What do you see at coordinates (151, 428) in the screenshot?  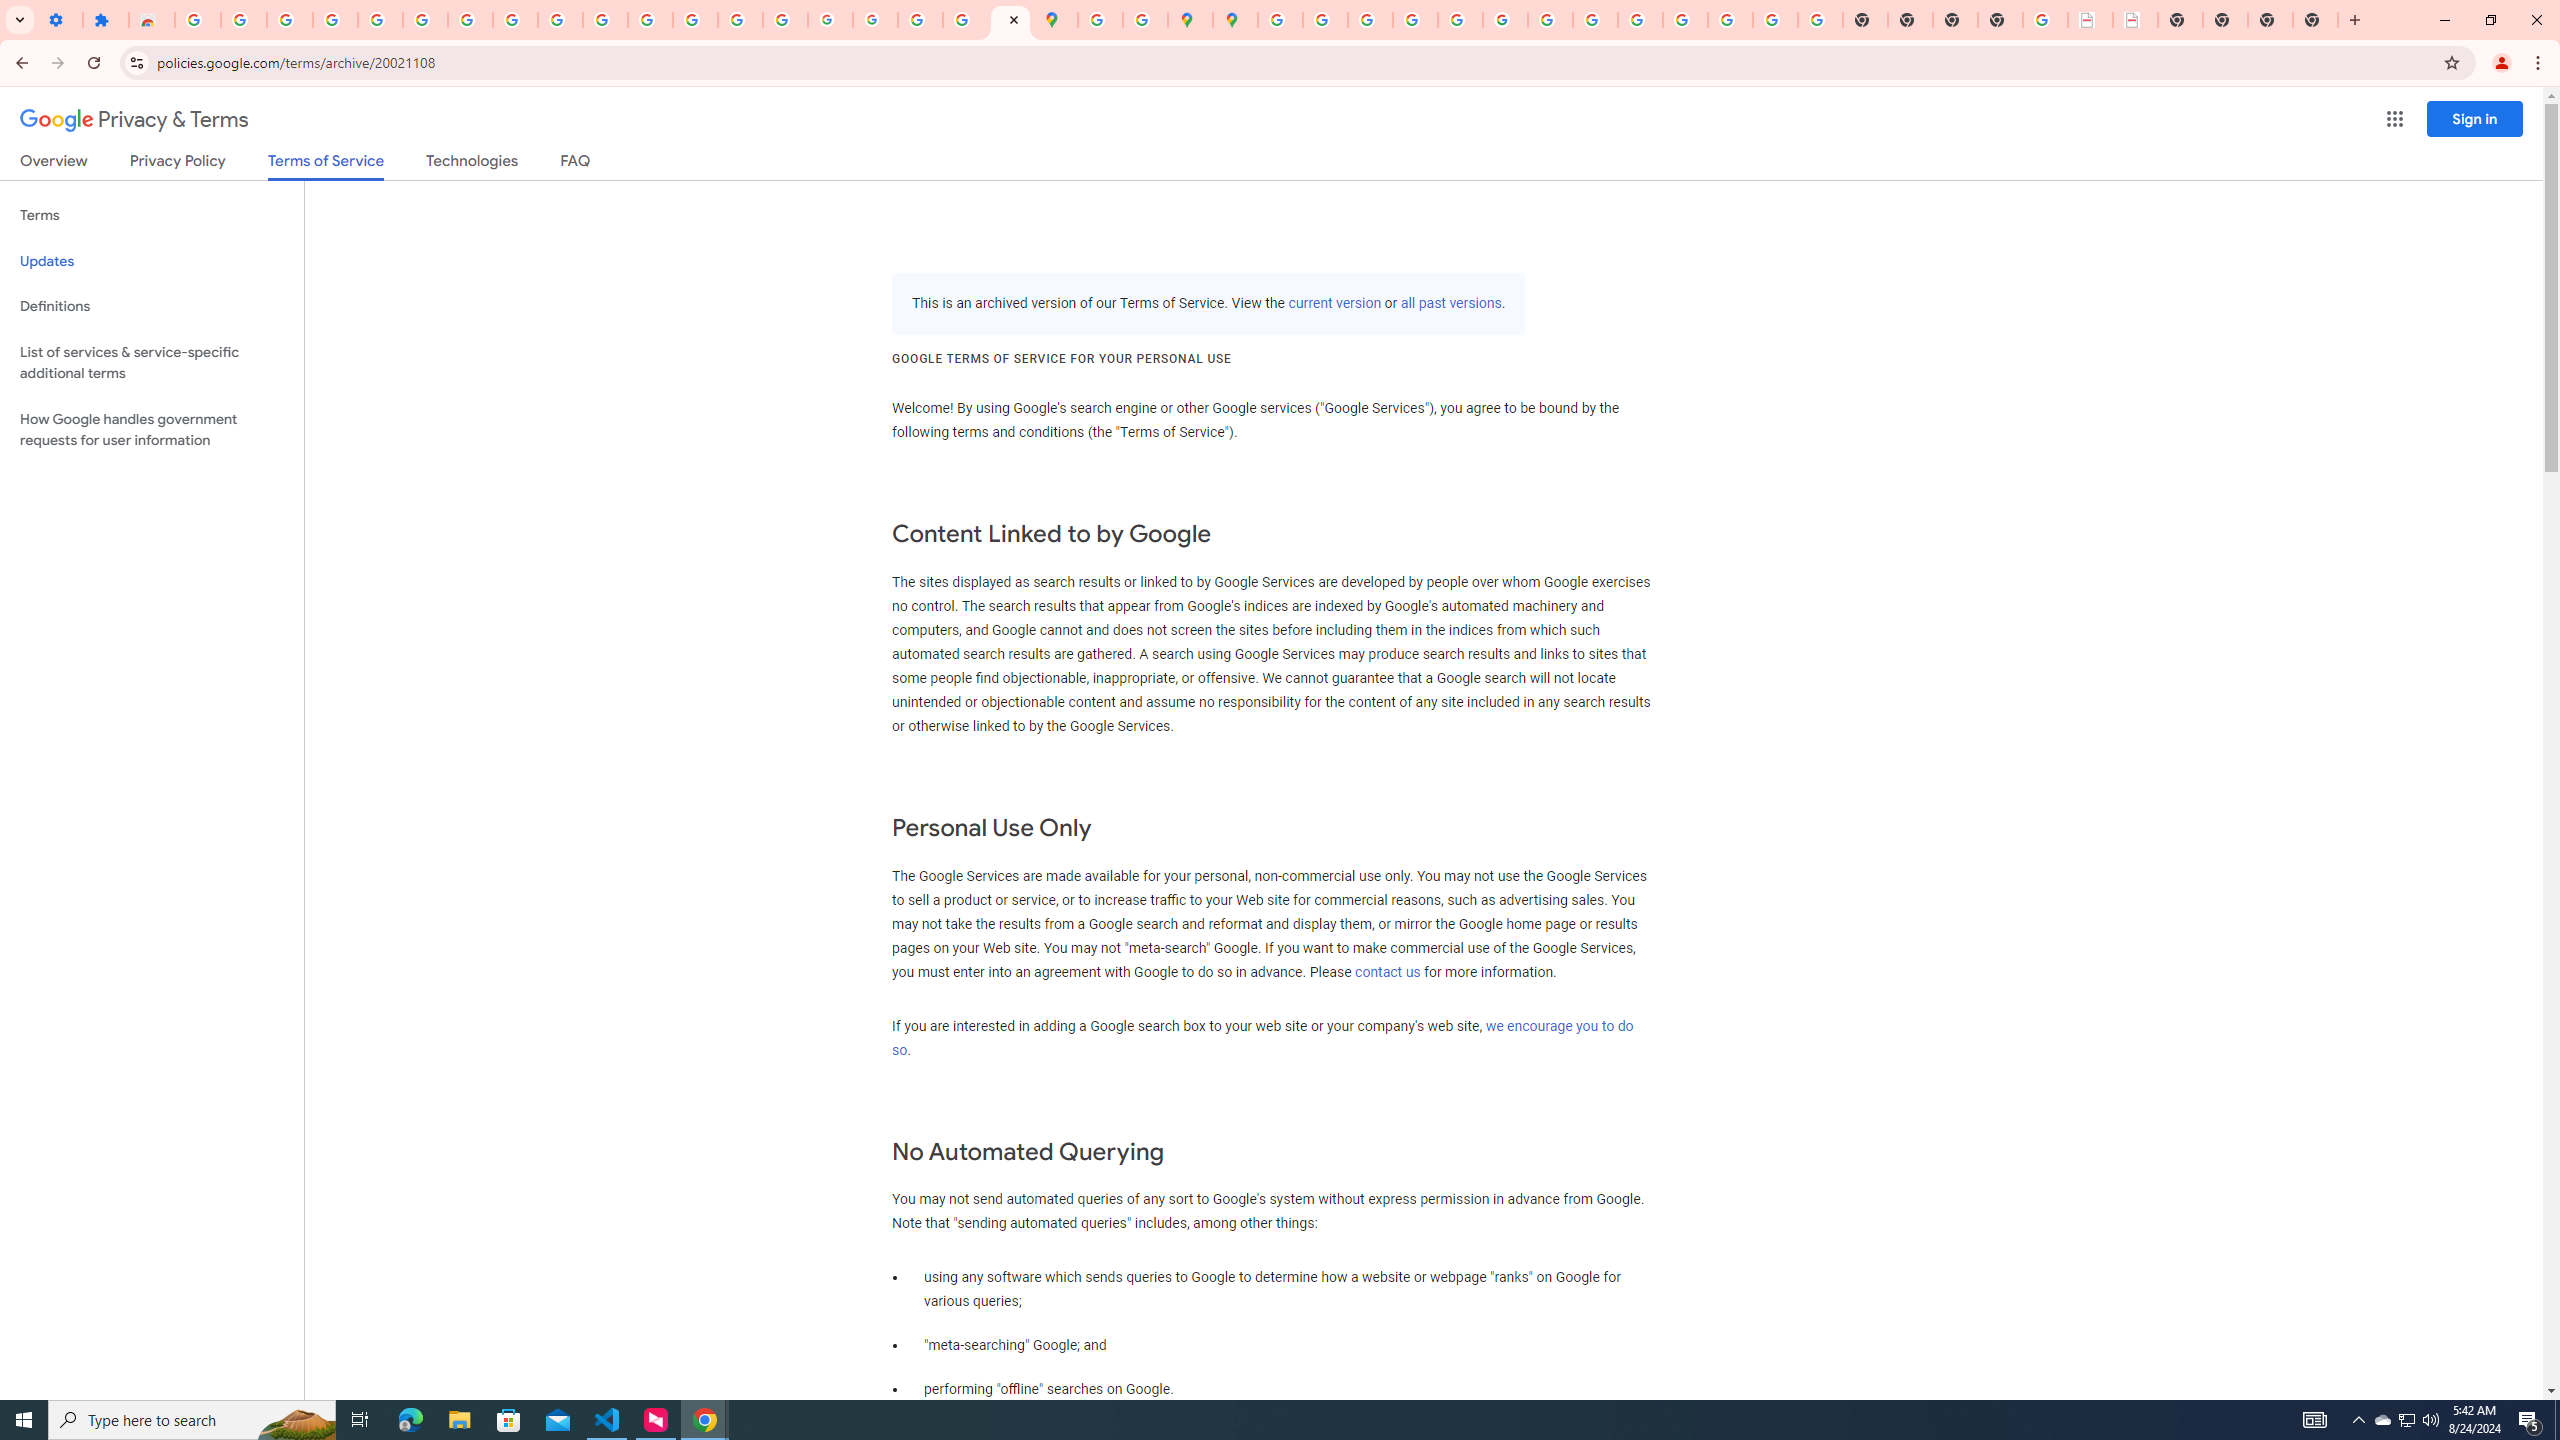 I see `'How Google handles government requests for user information'` at bounding box center [151, 428].